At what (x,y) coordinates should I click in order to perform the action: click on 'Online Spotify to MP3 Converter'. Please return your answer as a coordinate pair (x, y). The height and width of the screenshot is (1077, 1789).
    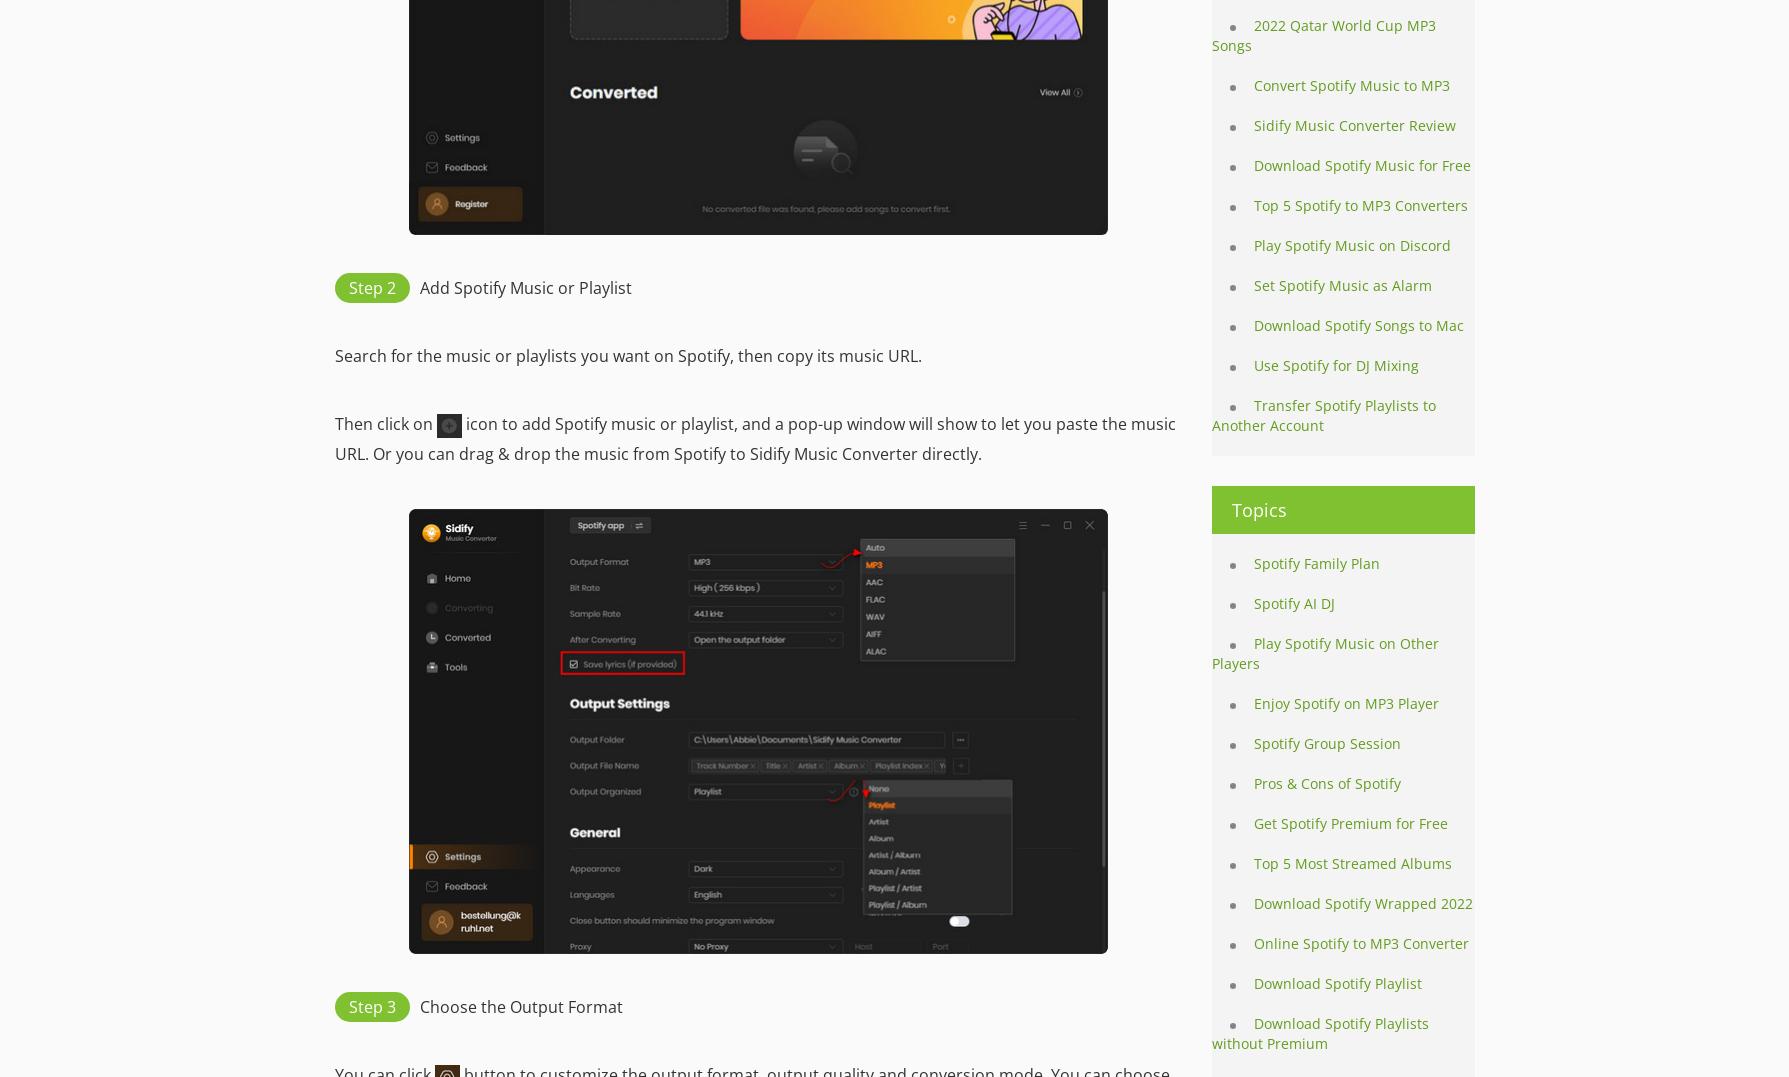
    Looking at the image, I should click on (1254, 942).